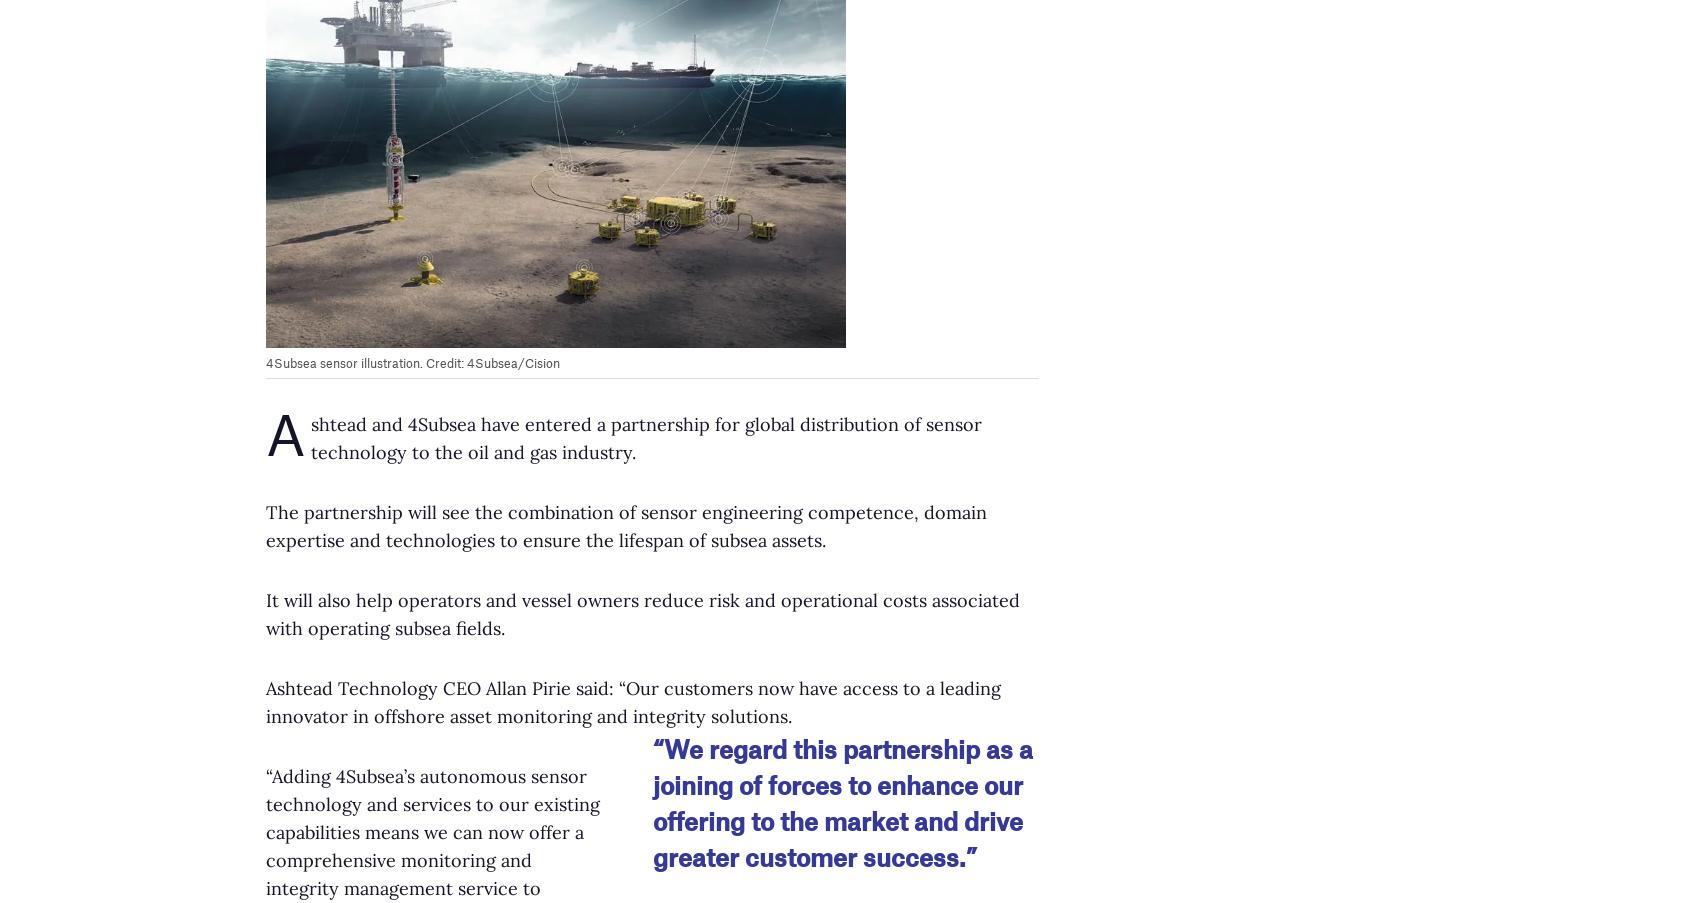 This screenshot has width=1692, height=903. Describe the element at coordinates (274, 772) in the screenshot. I see `'ADNOC awards $400m LNG technology supply contract to Baker Hughes'` at that location.